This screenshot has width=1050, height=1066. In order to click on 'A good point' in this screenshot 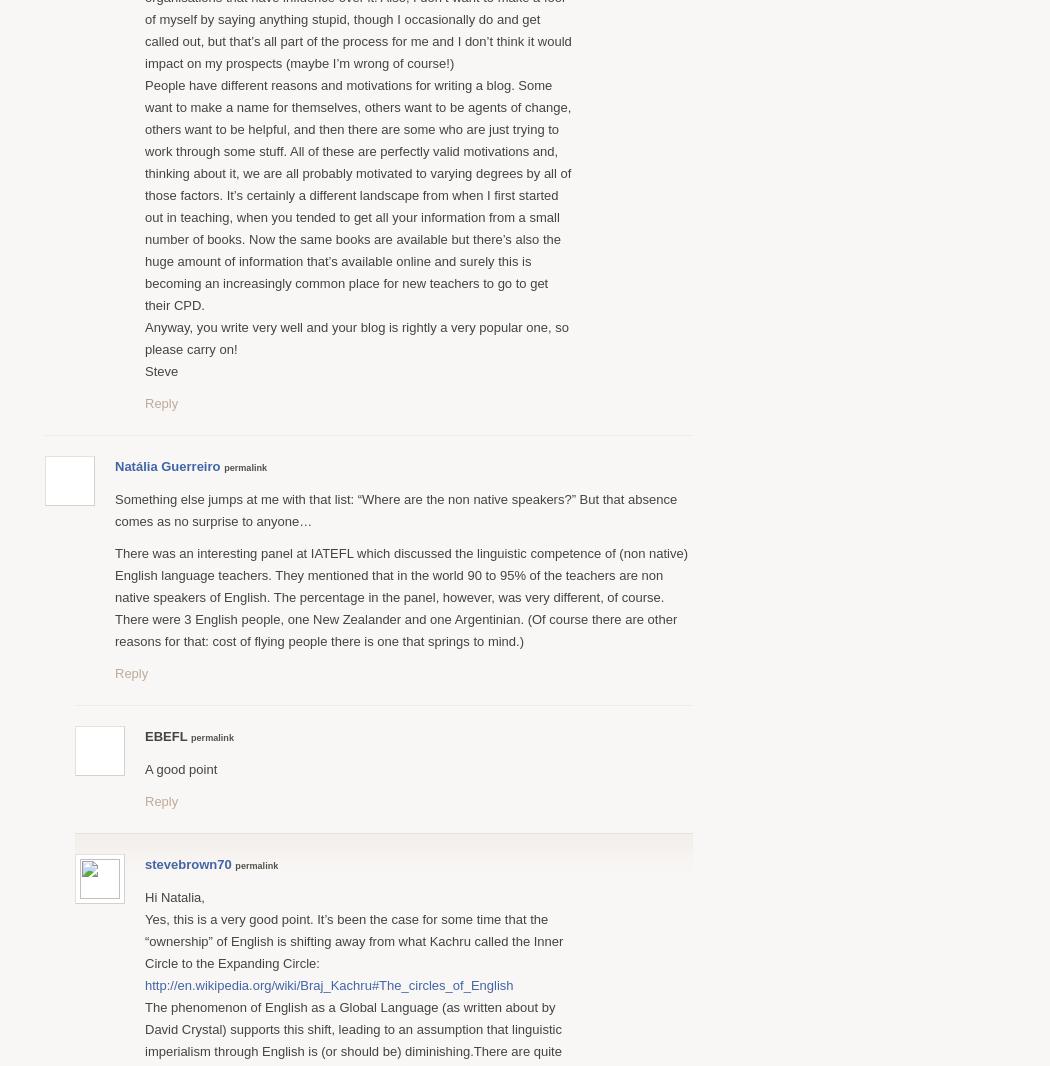, I will do `click(181, 767)`.